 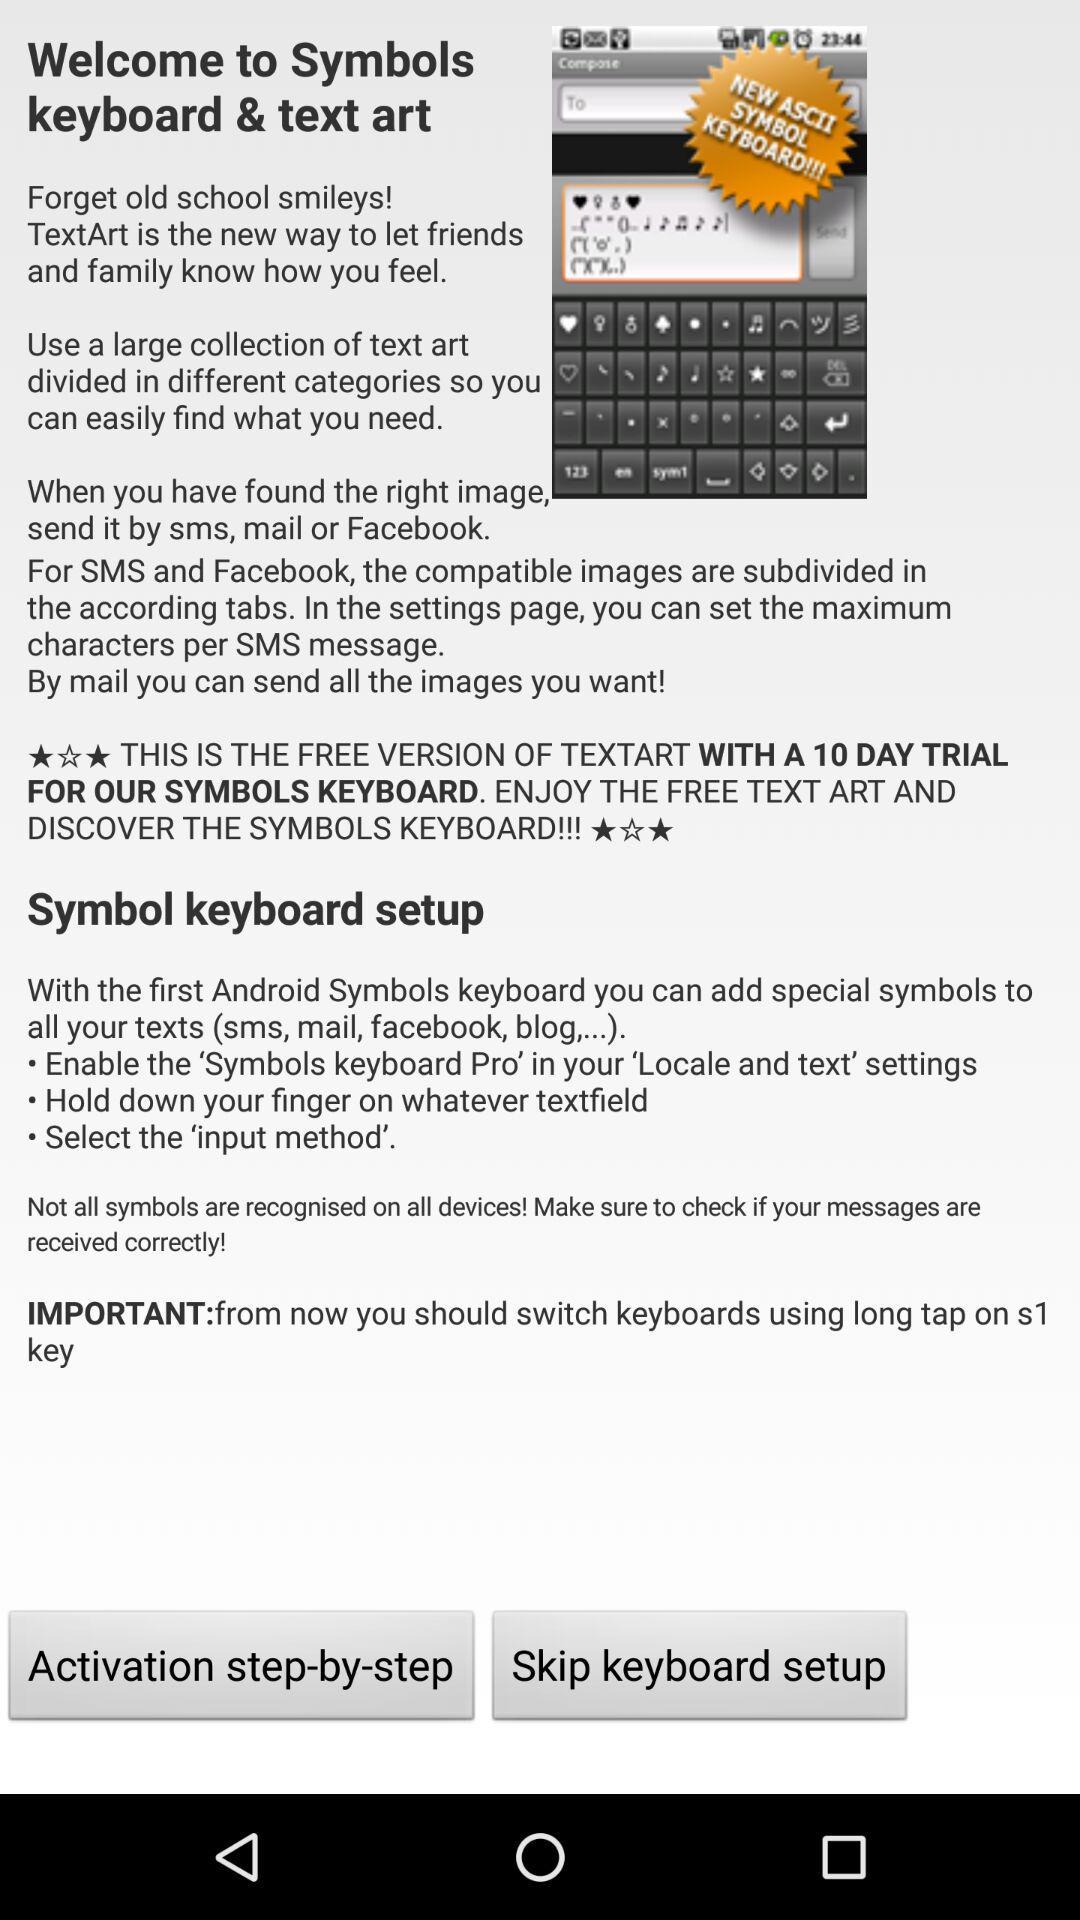 I want to click on icon below the for sms and item, so click(x=699, y=1670).